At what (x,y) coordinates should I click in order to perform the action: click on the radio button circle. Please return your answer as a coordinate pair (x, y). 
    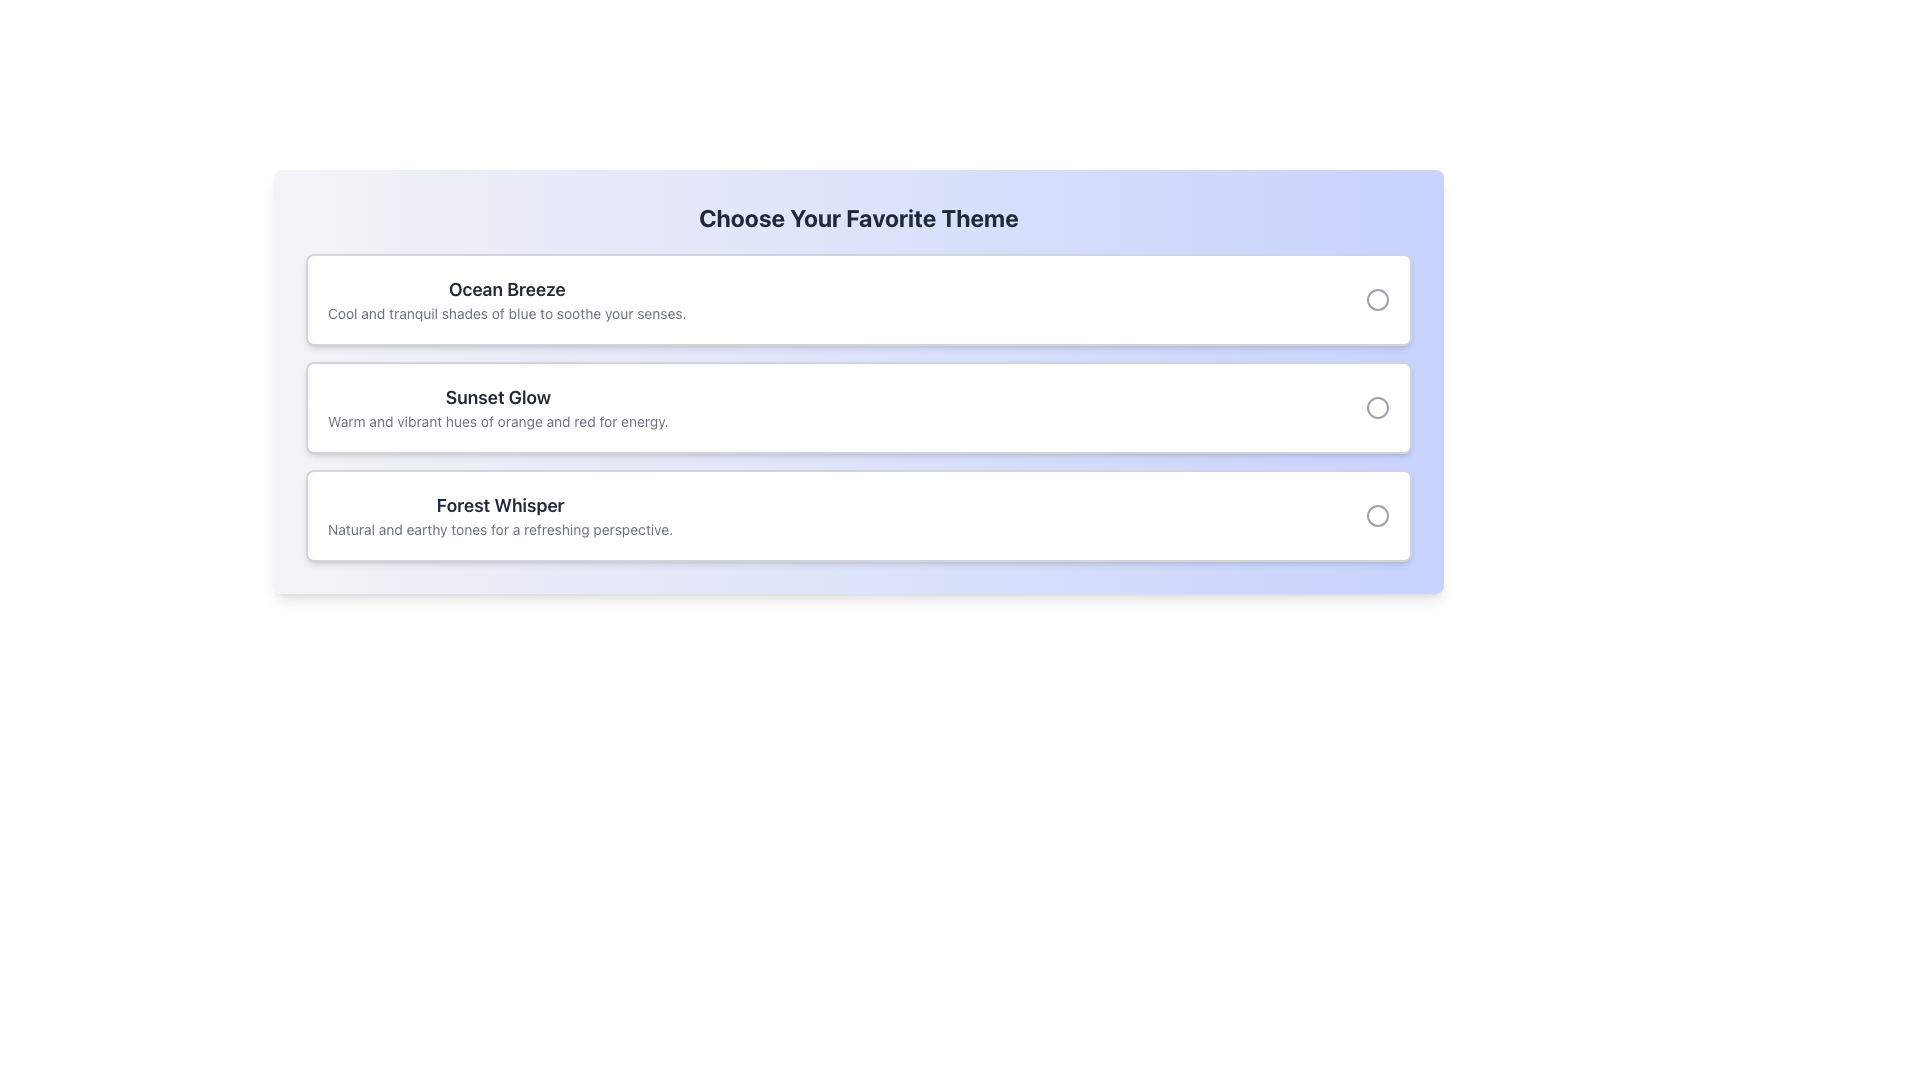
    Looking at the image, I should click on (1376, 300).